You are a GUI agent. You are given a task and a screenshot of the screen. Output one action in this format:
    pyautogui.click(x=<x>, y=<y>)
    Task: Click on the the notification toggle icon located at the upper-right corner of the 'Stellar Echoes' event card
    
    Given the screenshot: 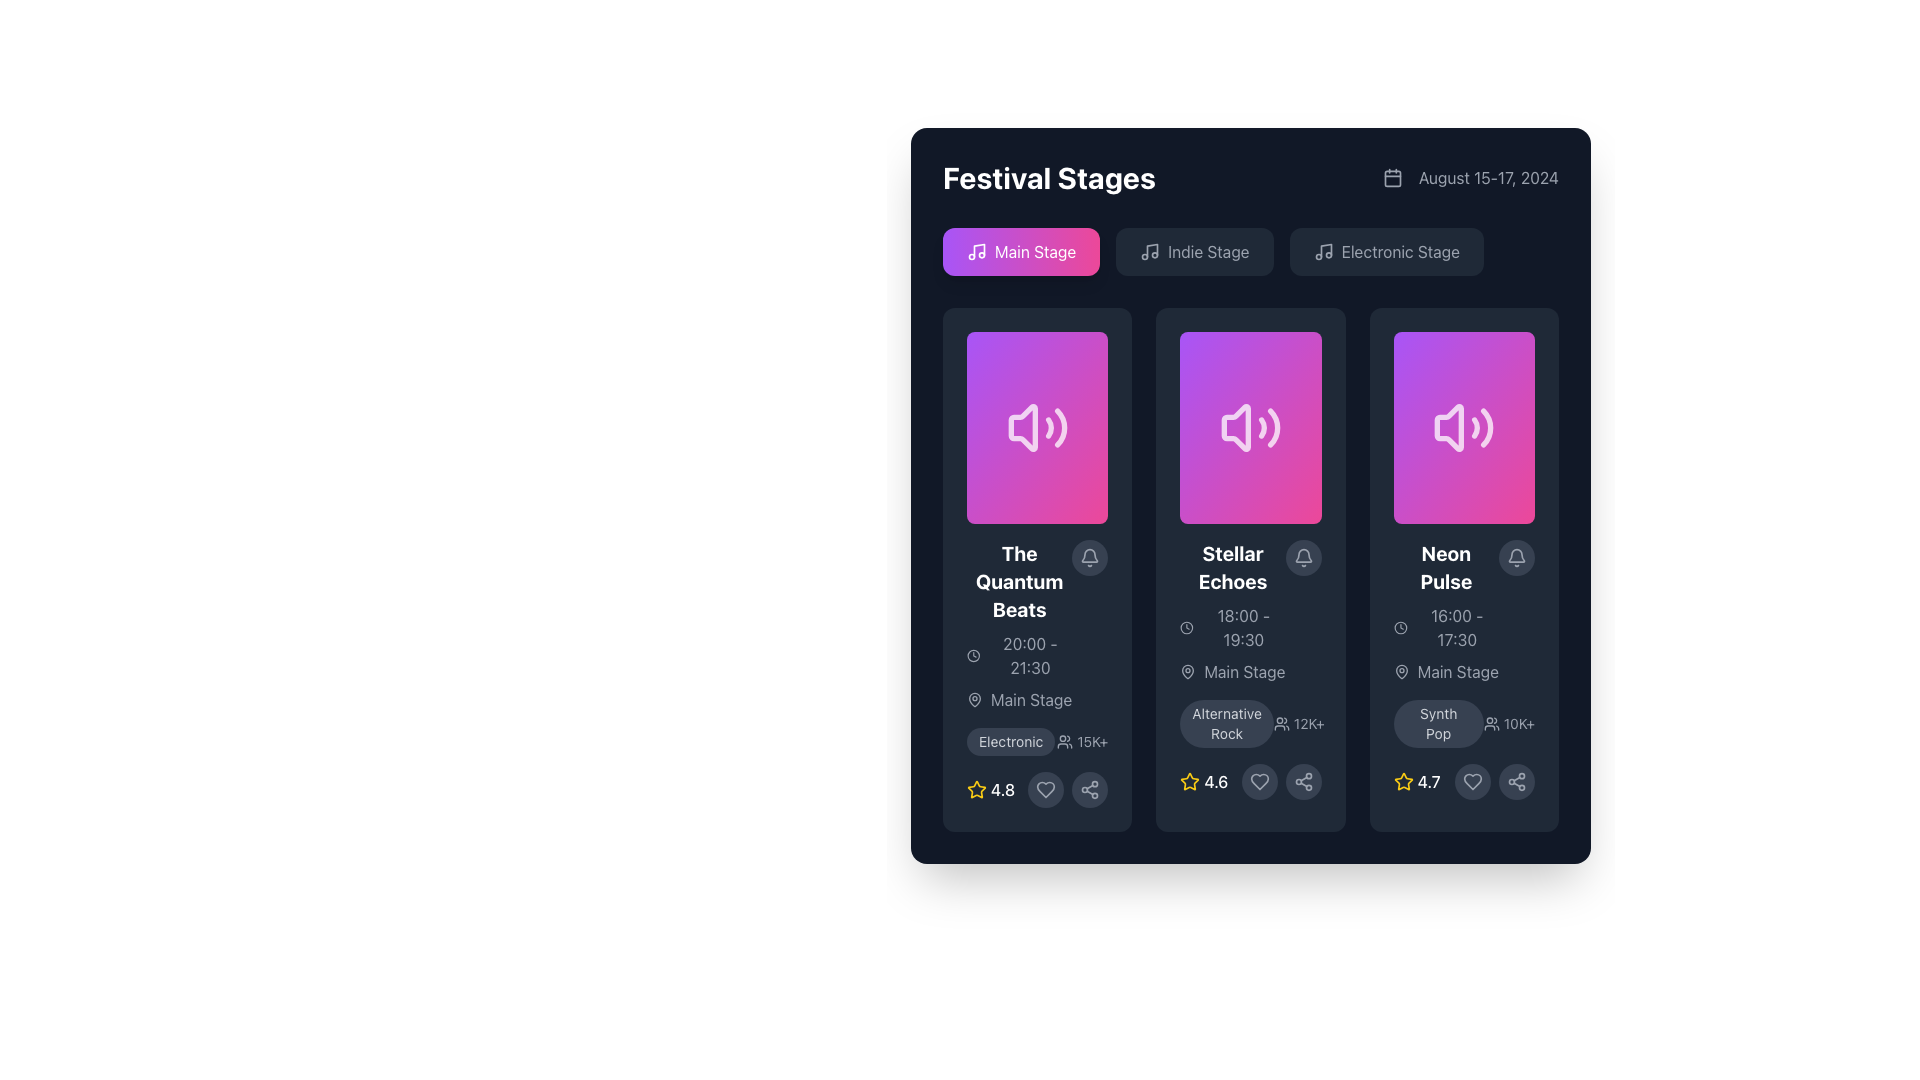 What is the action you would take?
    pyautogui.click(x=1303, y=558)
    